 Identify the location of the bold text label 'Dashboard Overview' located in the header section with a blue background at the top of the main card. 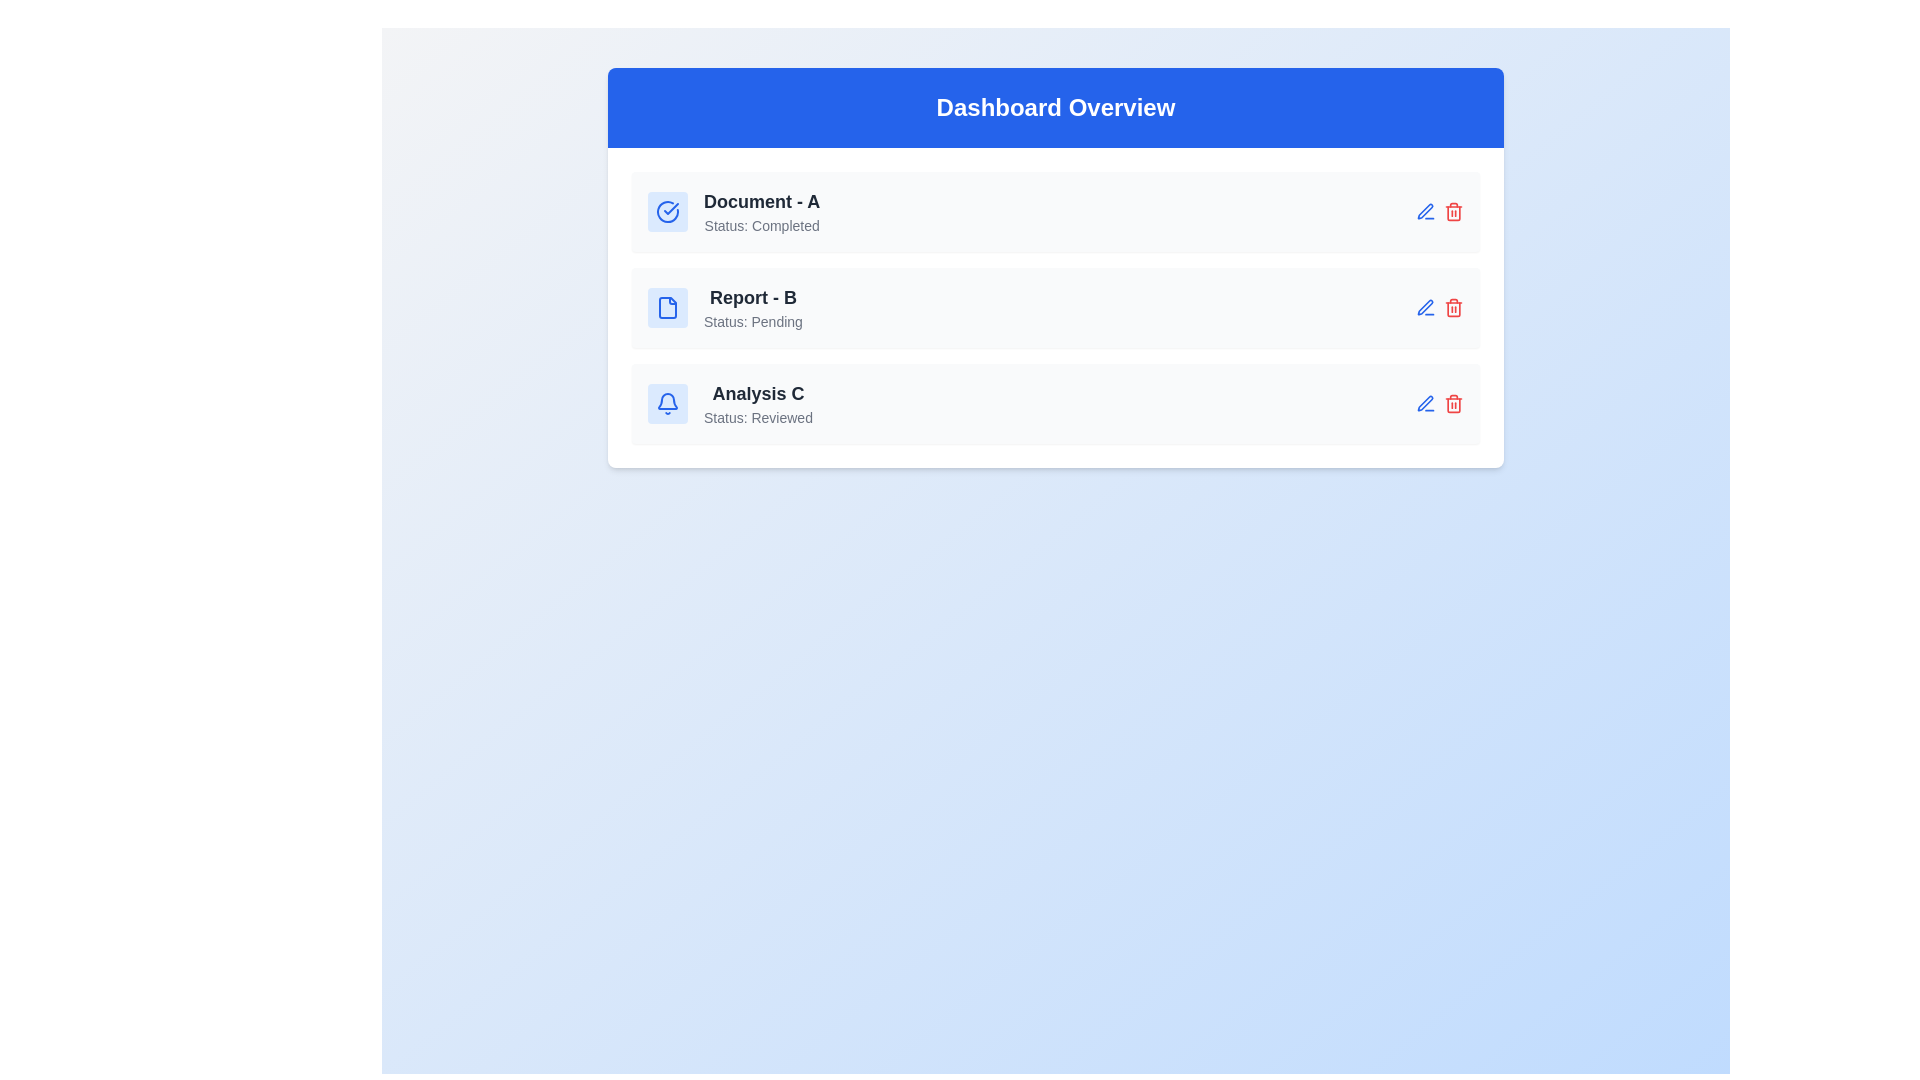
(1055, 108).